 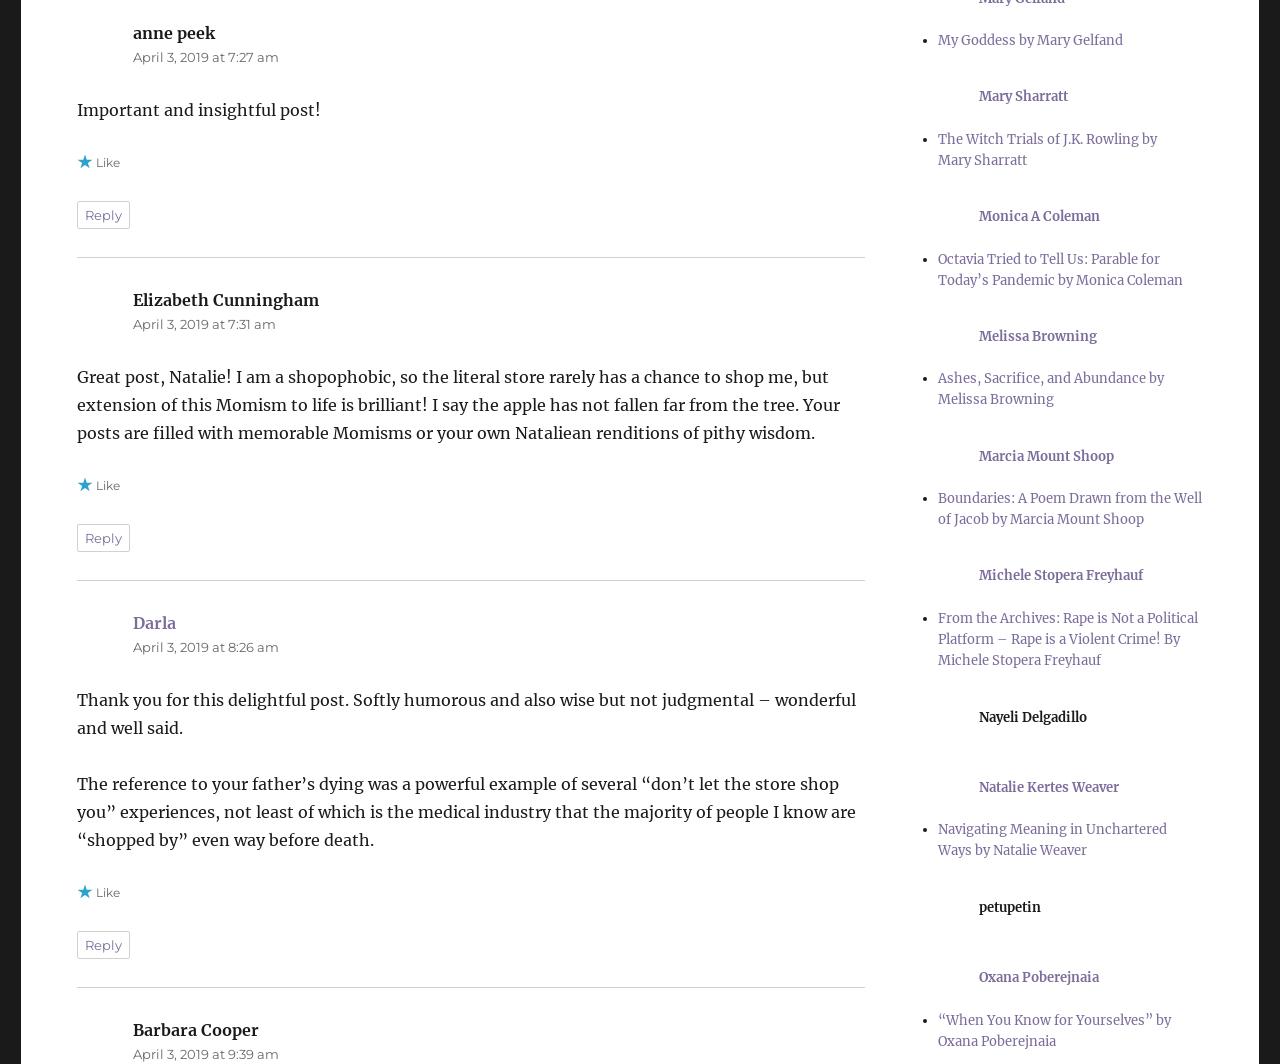 I want to click on 'From the Archives: Rape is Not a Political Platform – Rape is a Violent Crime! By Michele Stopera Freyhauf', so click(x=1066, y=638).